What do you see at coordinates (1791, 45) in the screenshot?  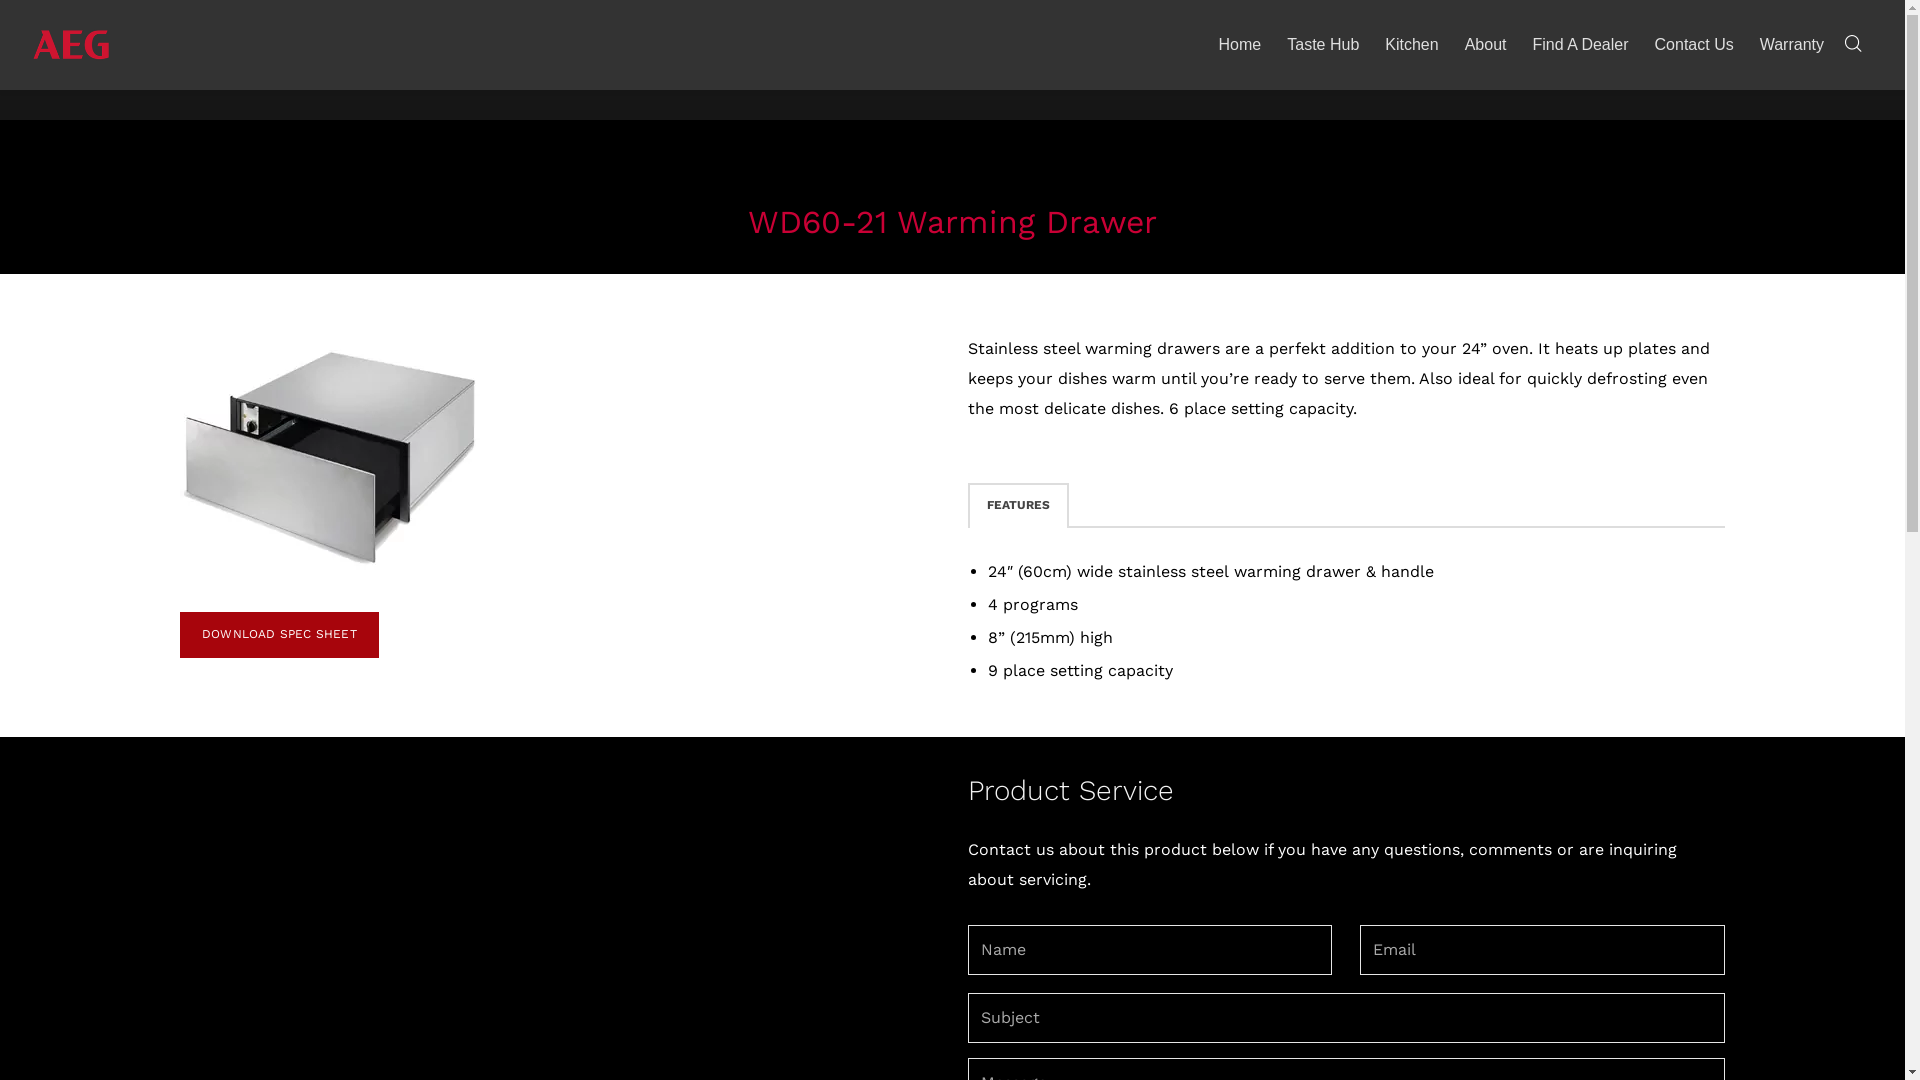 I see `'Warranty'` at bounding box center [1791, 45].